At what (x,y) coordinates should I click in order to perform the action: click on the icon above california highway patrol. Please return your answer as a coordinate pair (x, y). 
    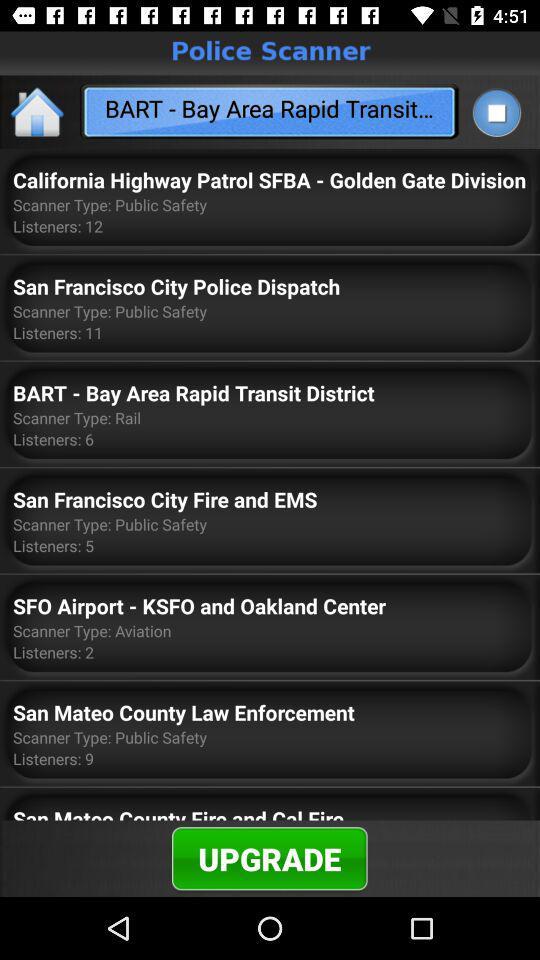
    Looking at the image, I should click on (495, 112).